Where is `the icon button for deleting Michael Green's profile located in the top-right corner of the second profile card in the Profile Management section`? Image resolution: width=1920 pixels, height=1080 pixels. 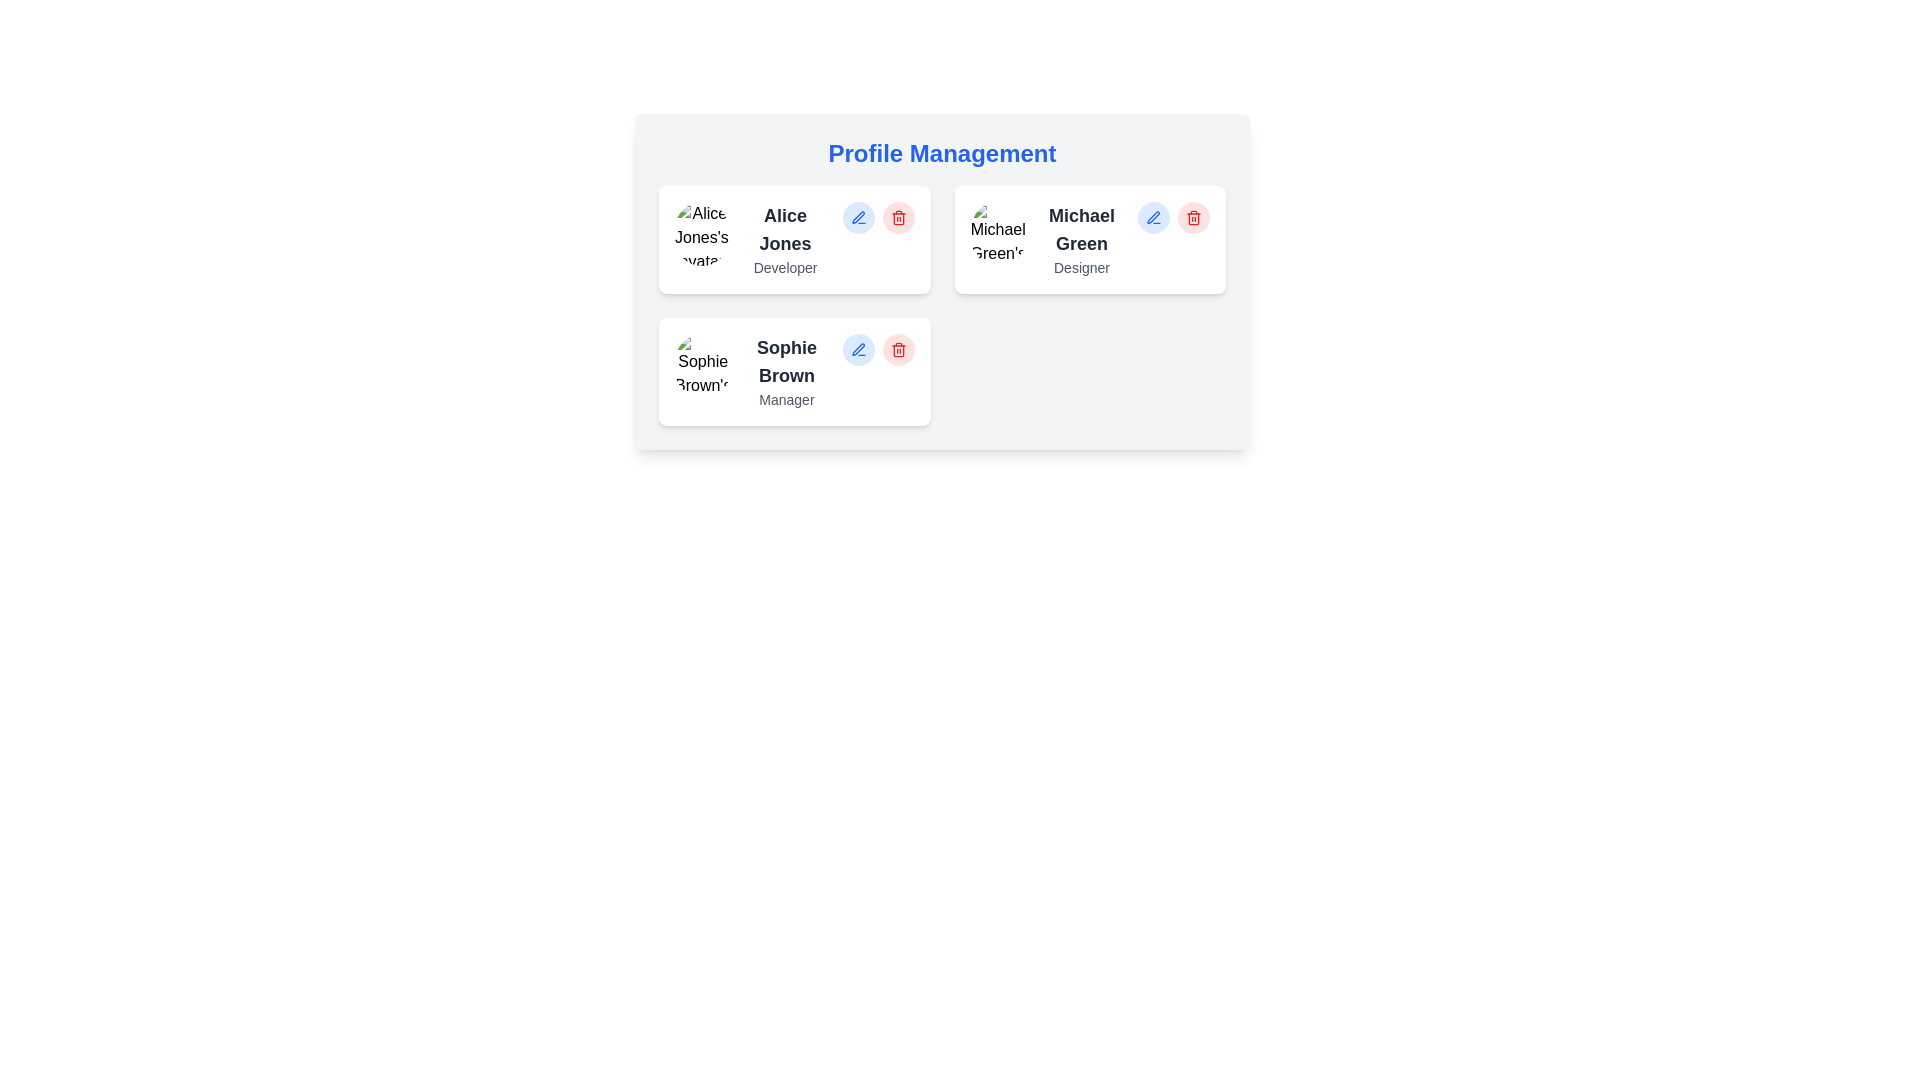 the icon button for deleting Michael Green's profile located in the top-right corner of the second profile card in the Profile Management section is located at coordinates (1194, 218).